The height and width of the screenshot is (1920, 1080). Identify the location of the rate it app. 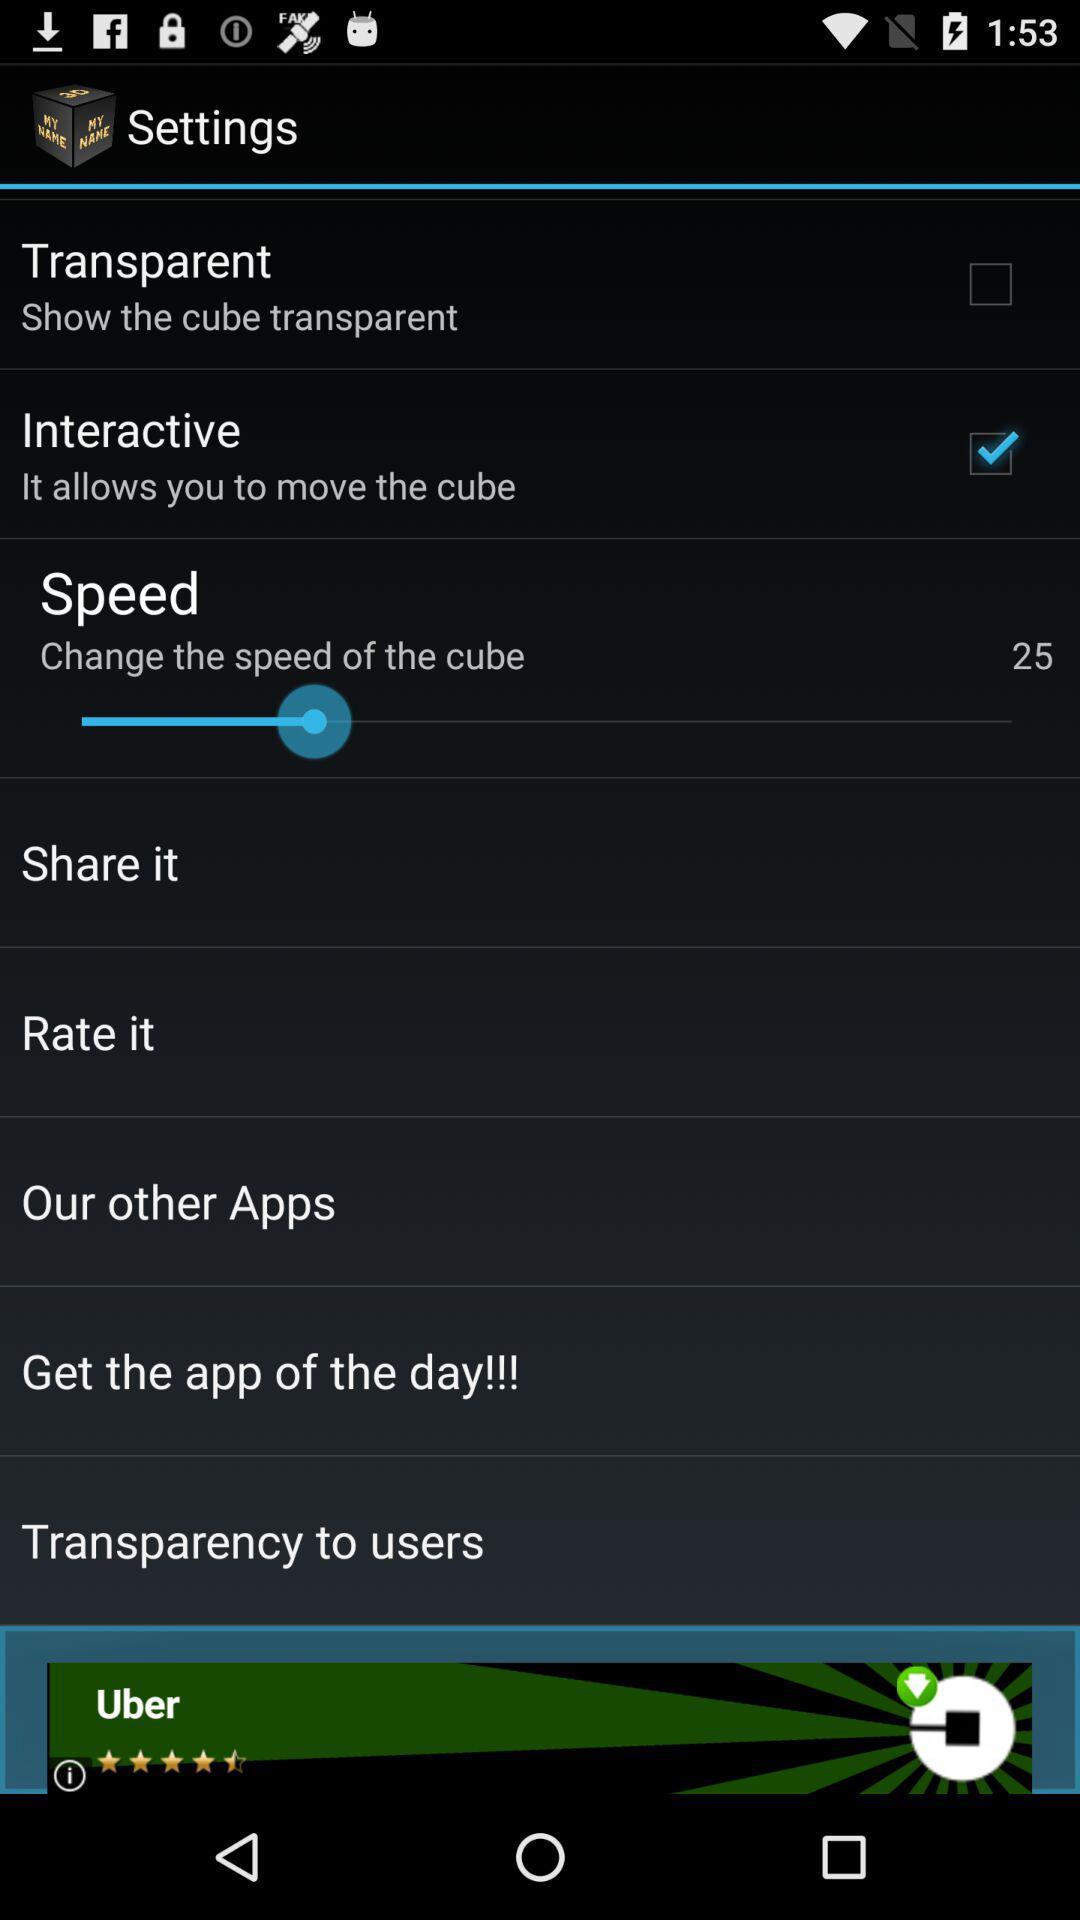
(87, 1031).